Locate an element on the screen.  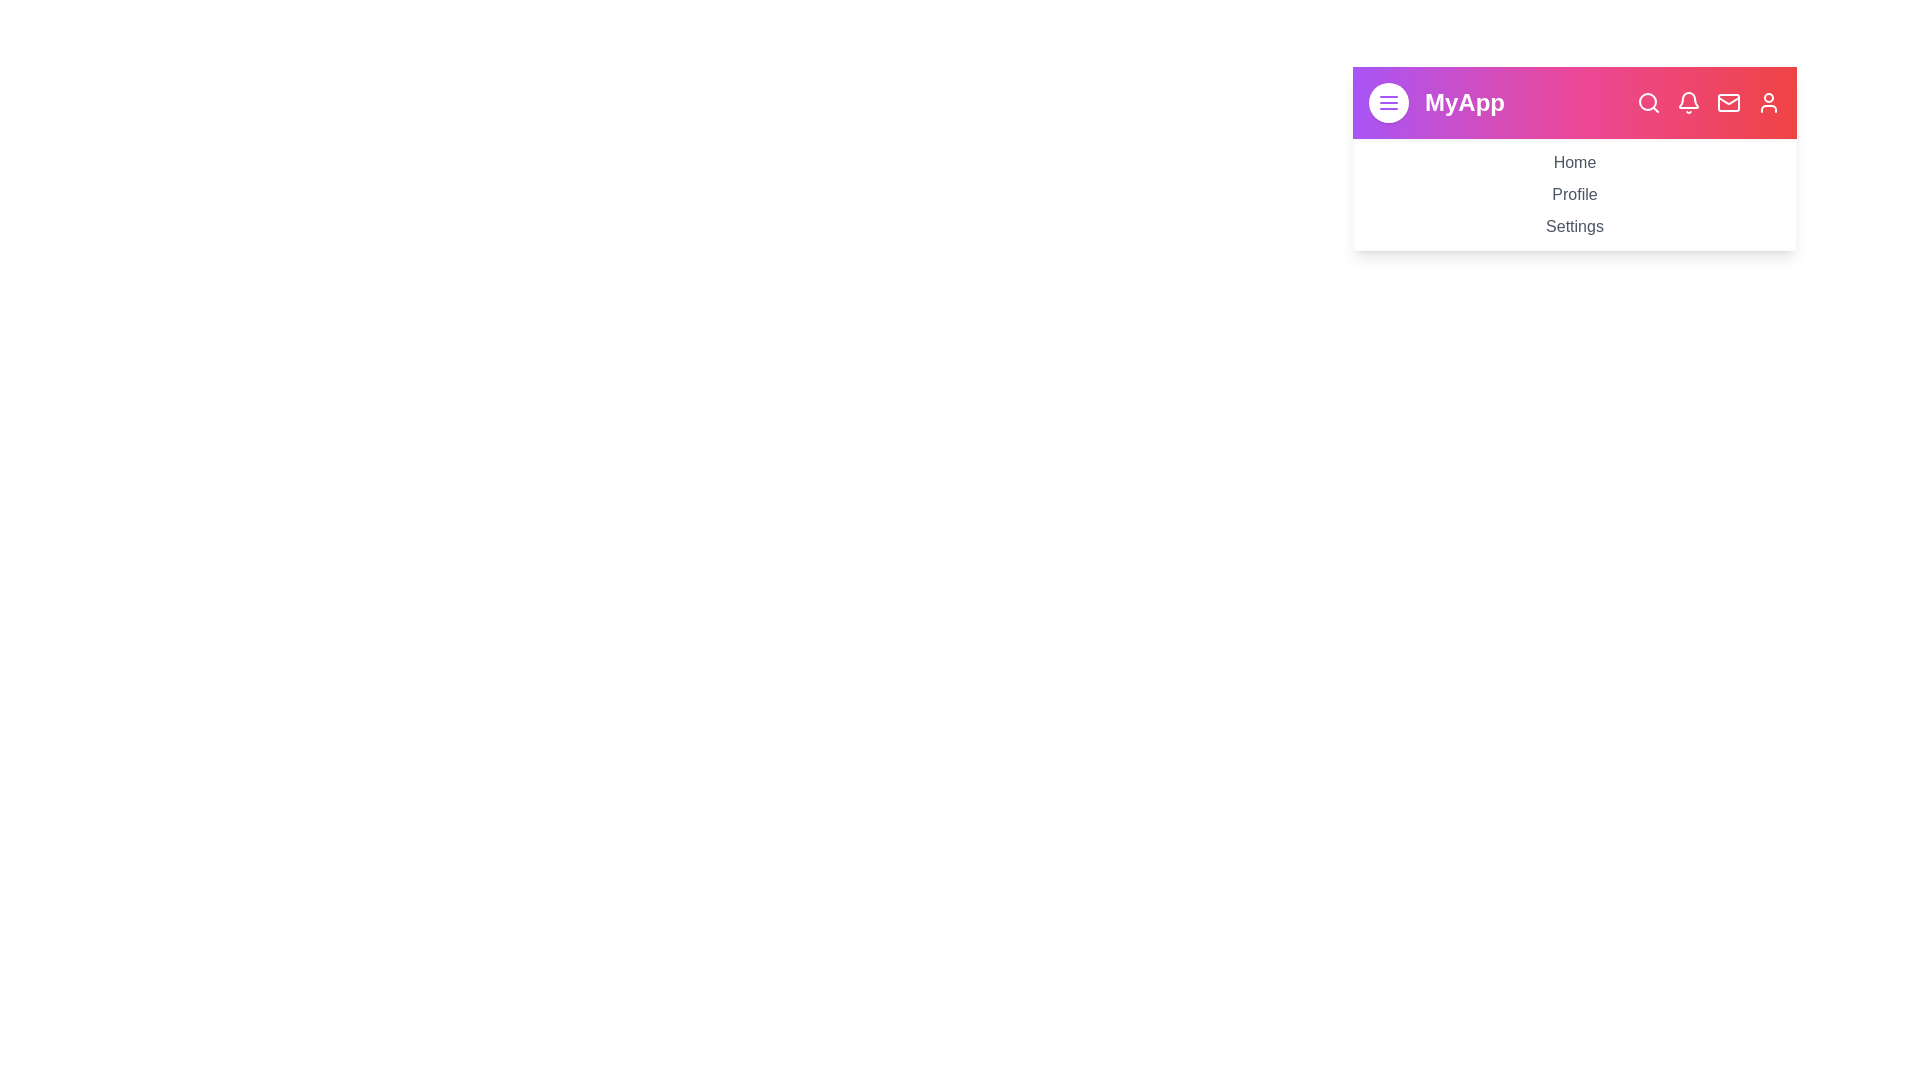
the menu button to toggle the menu visibility is located at coordinates (1387, 103).